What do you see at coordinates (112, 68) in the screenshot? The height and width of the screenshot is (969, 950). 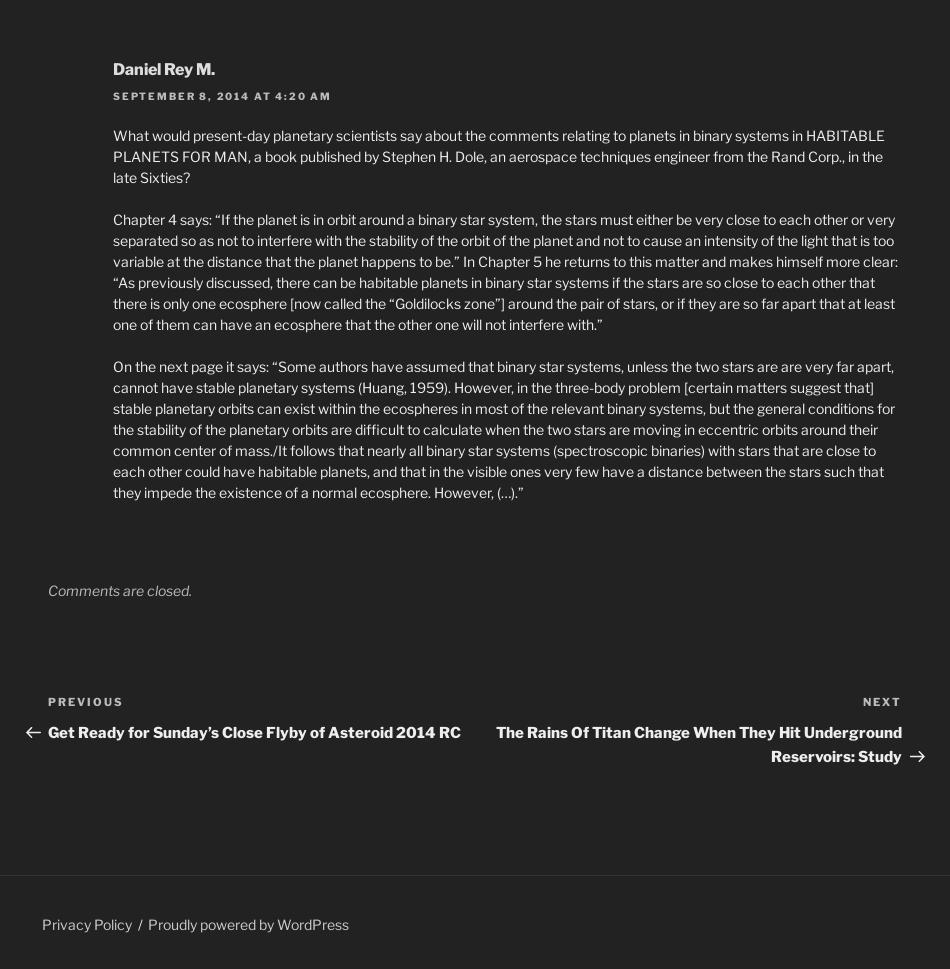 I see `'Daniel Rey M.'` at bounding box center [112, 68].